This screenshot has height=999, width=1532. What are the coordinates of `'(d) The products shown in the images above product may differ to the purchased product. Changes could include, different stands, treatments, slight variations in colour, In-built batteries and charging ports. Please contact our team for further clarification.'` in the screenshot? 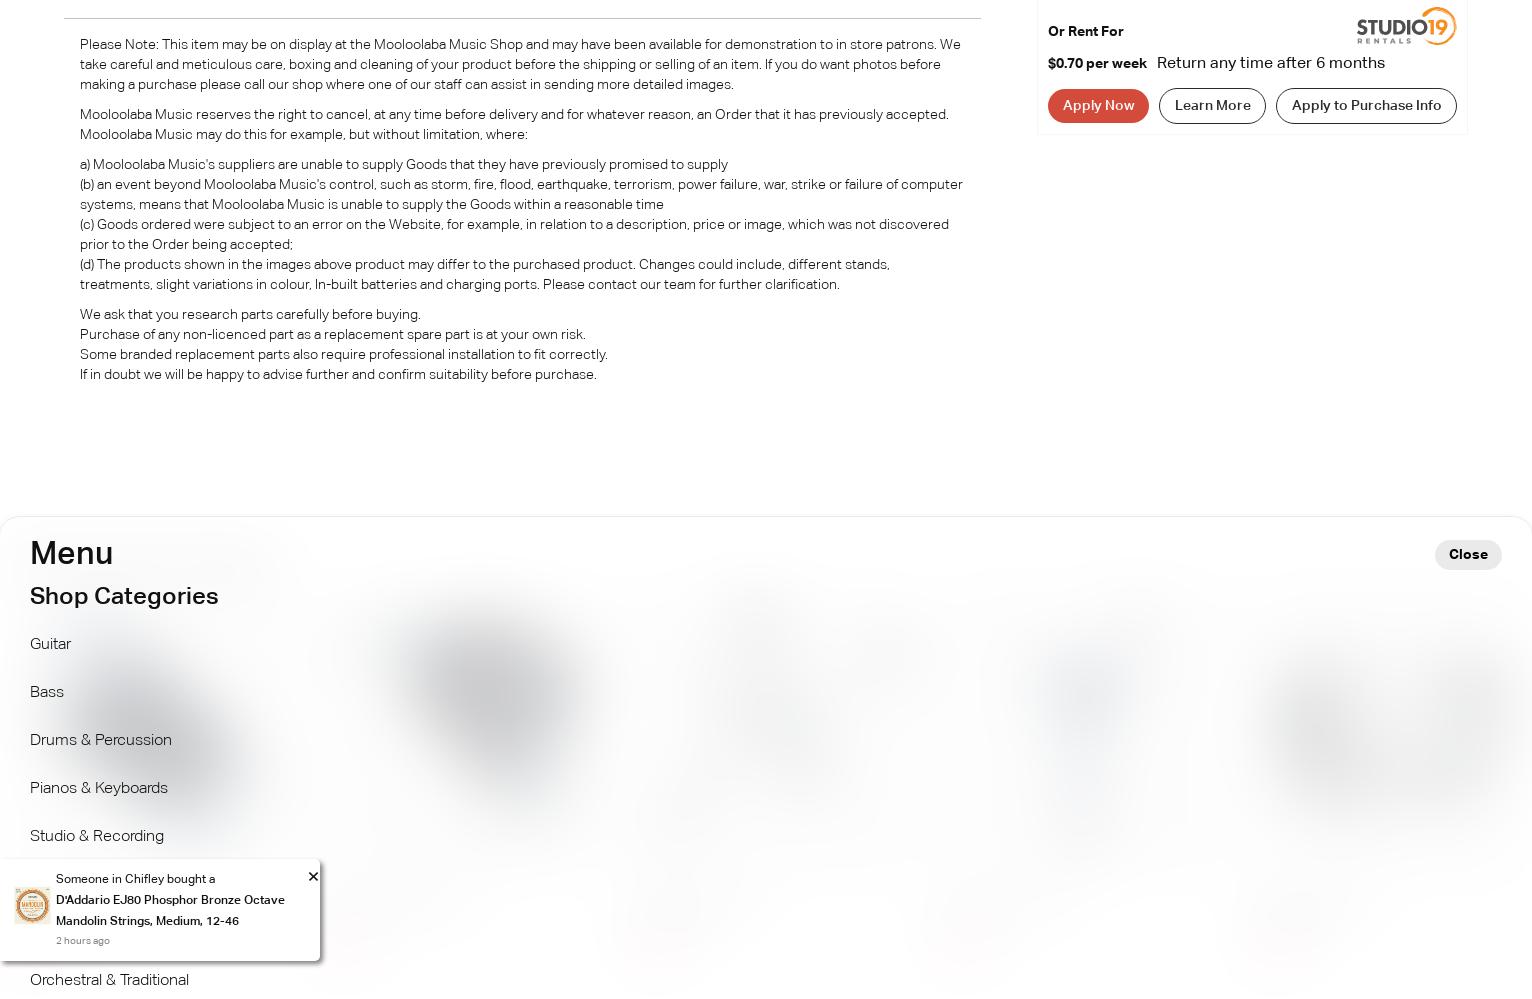 It's located at (484, 274).